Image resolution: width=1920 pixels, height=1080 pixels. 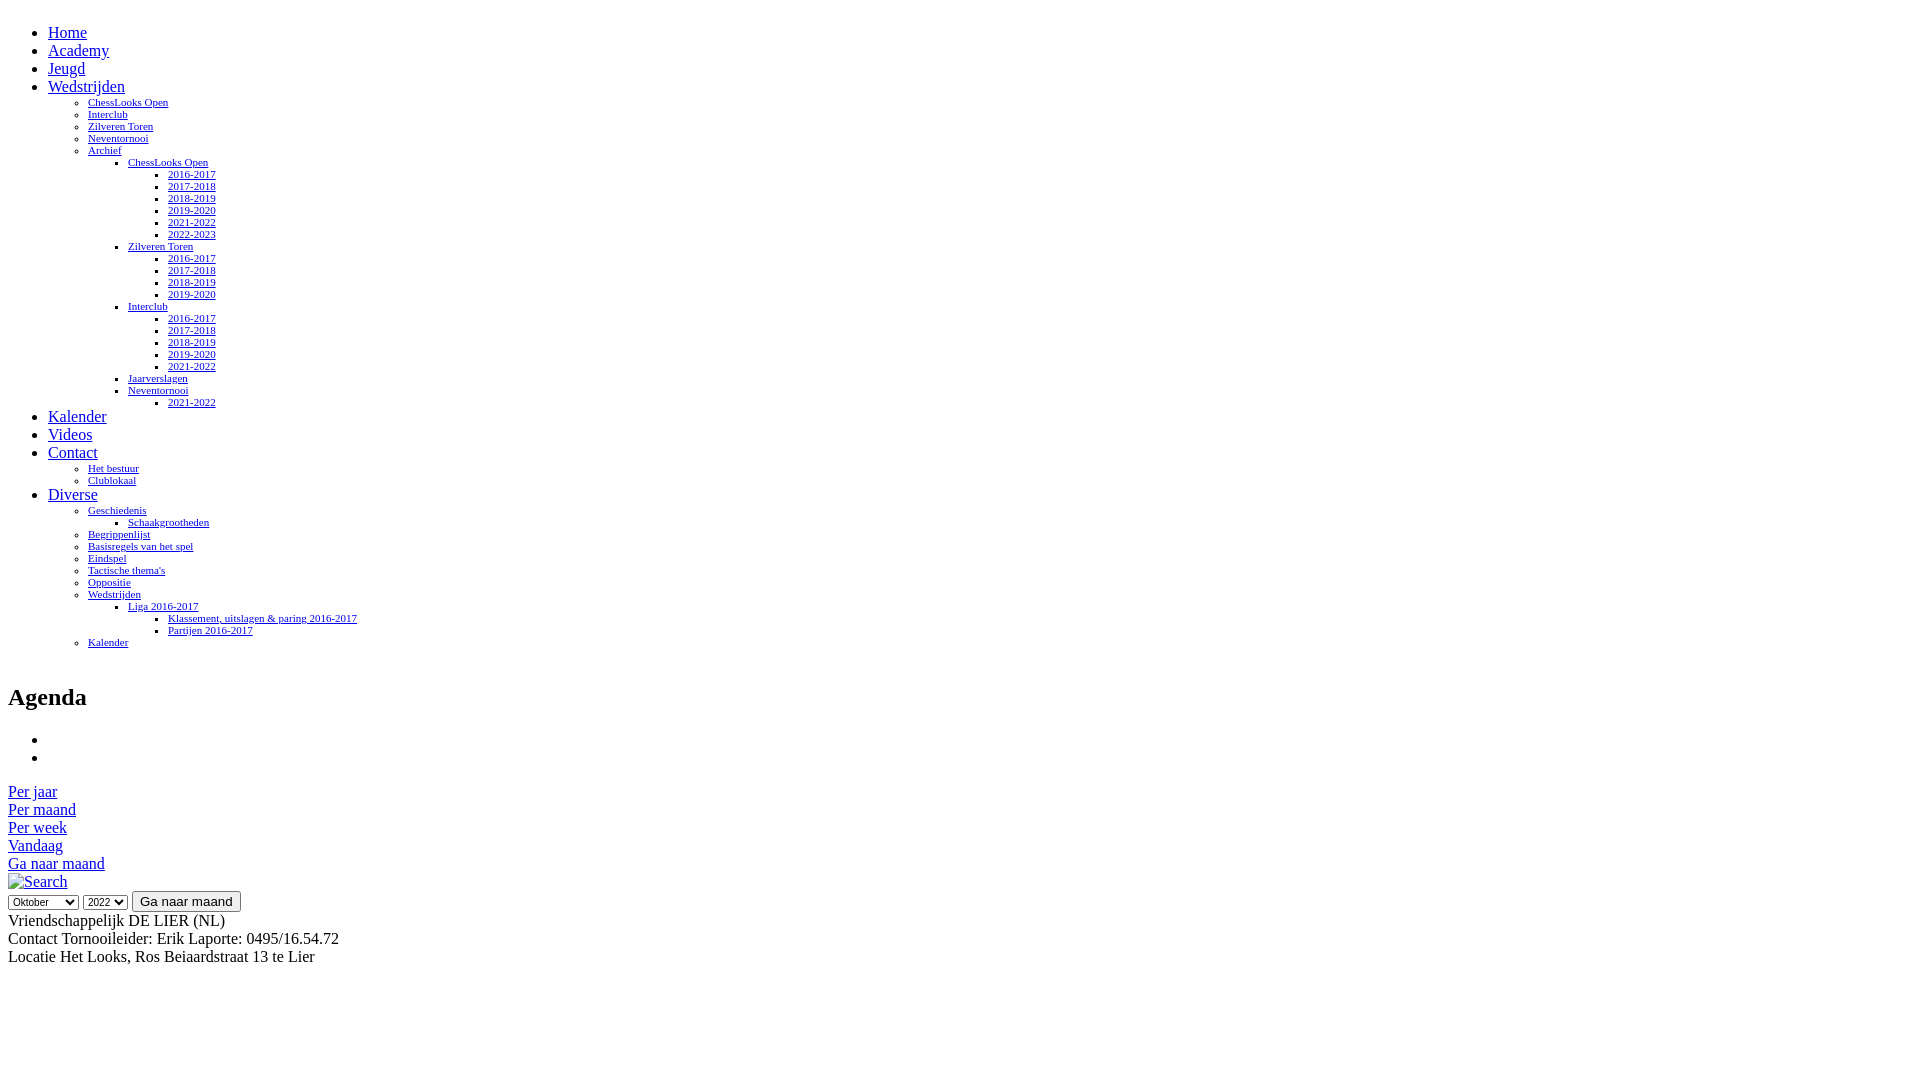 What do you see at coordinates (192, 353) in the screenshot?
I see `'2019-2020'` at bounding box center [192, 353].